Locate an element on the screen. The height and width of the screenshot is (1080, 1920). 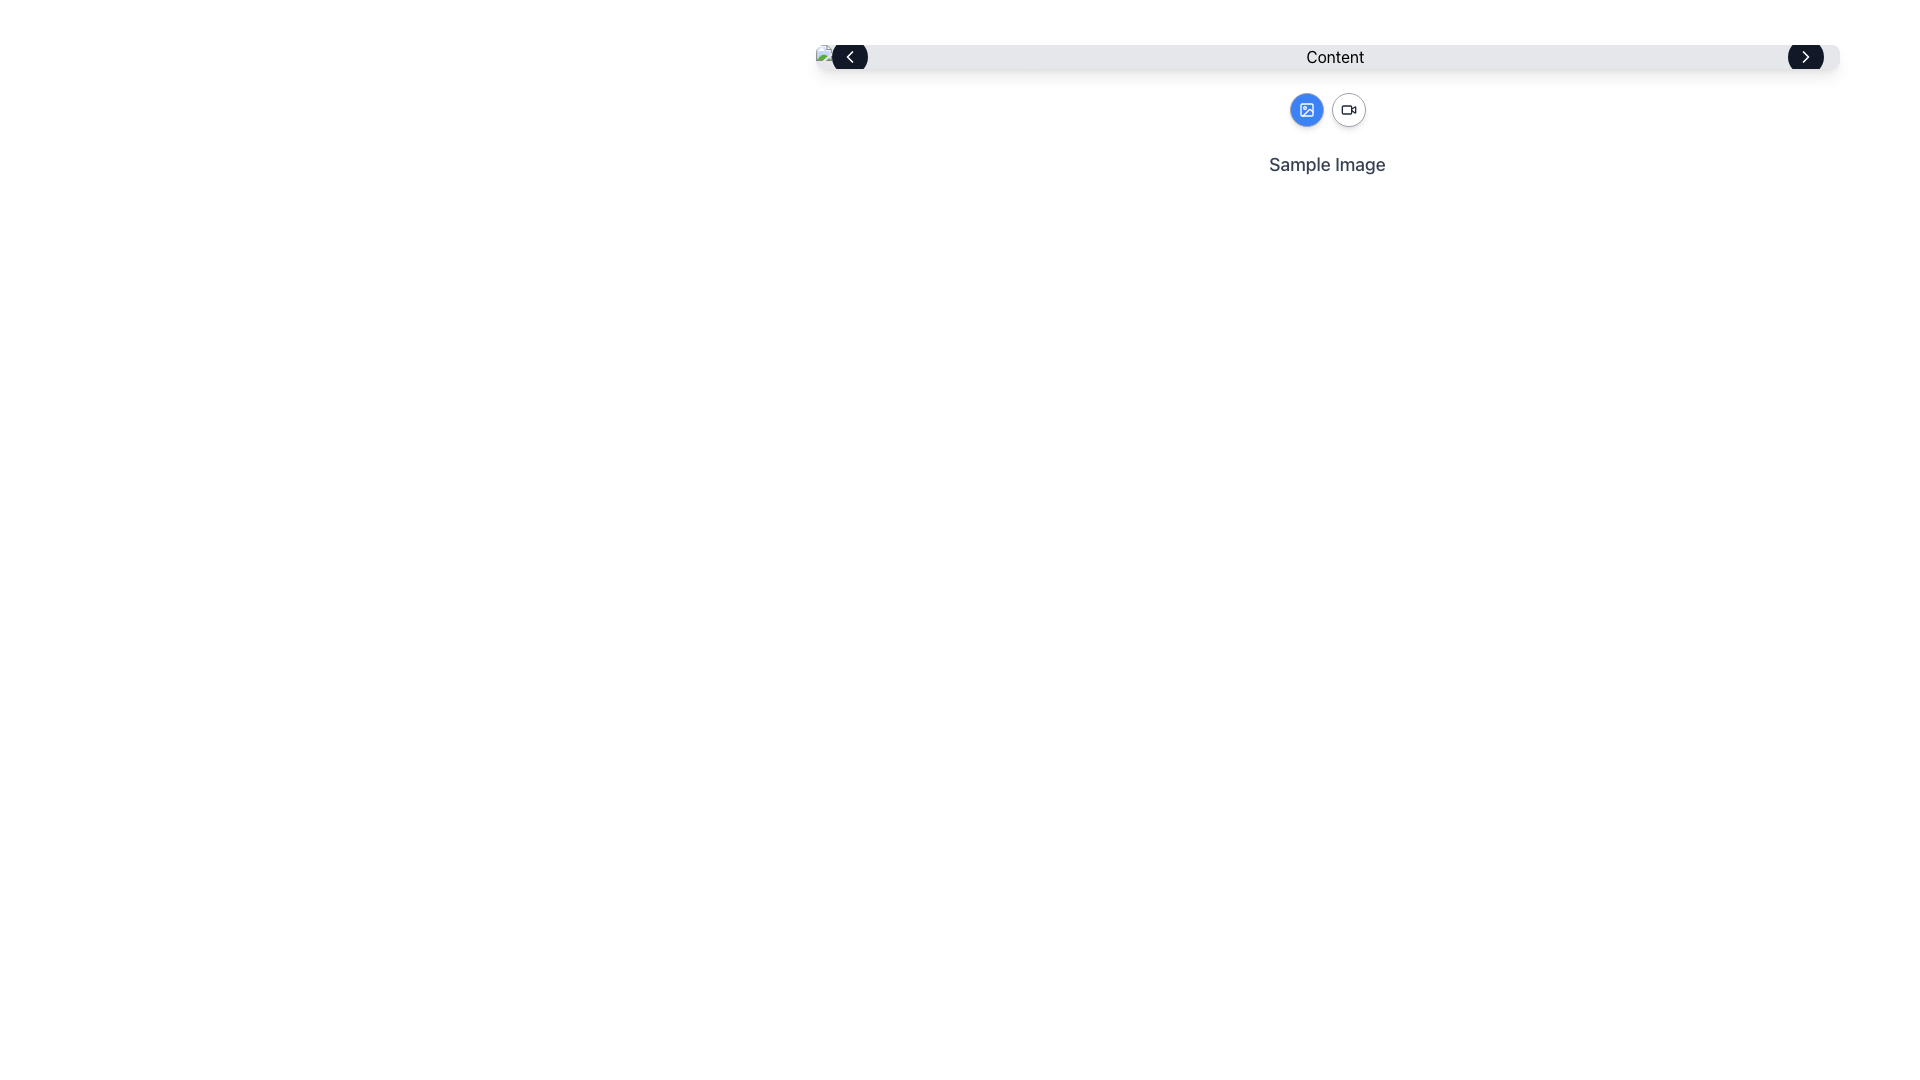
the first circular button with a blue background and white image icon is located at coordinates (1306, 110).